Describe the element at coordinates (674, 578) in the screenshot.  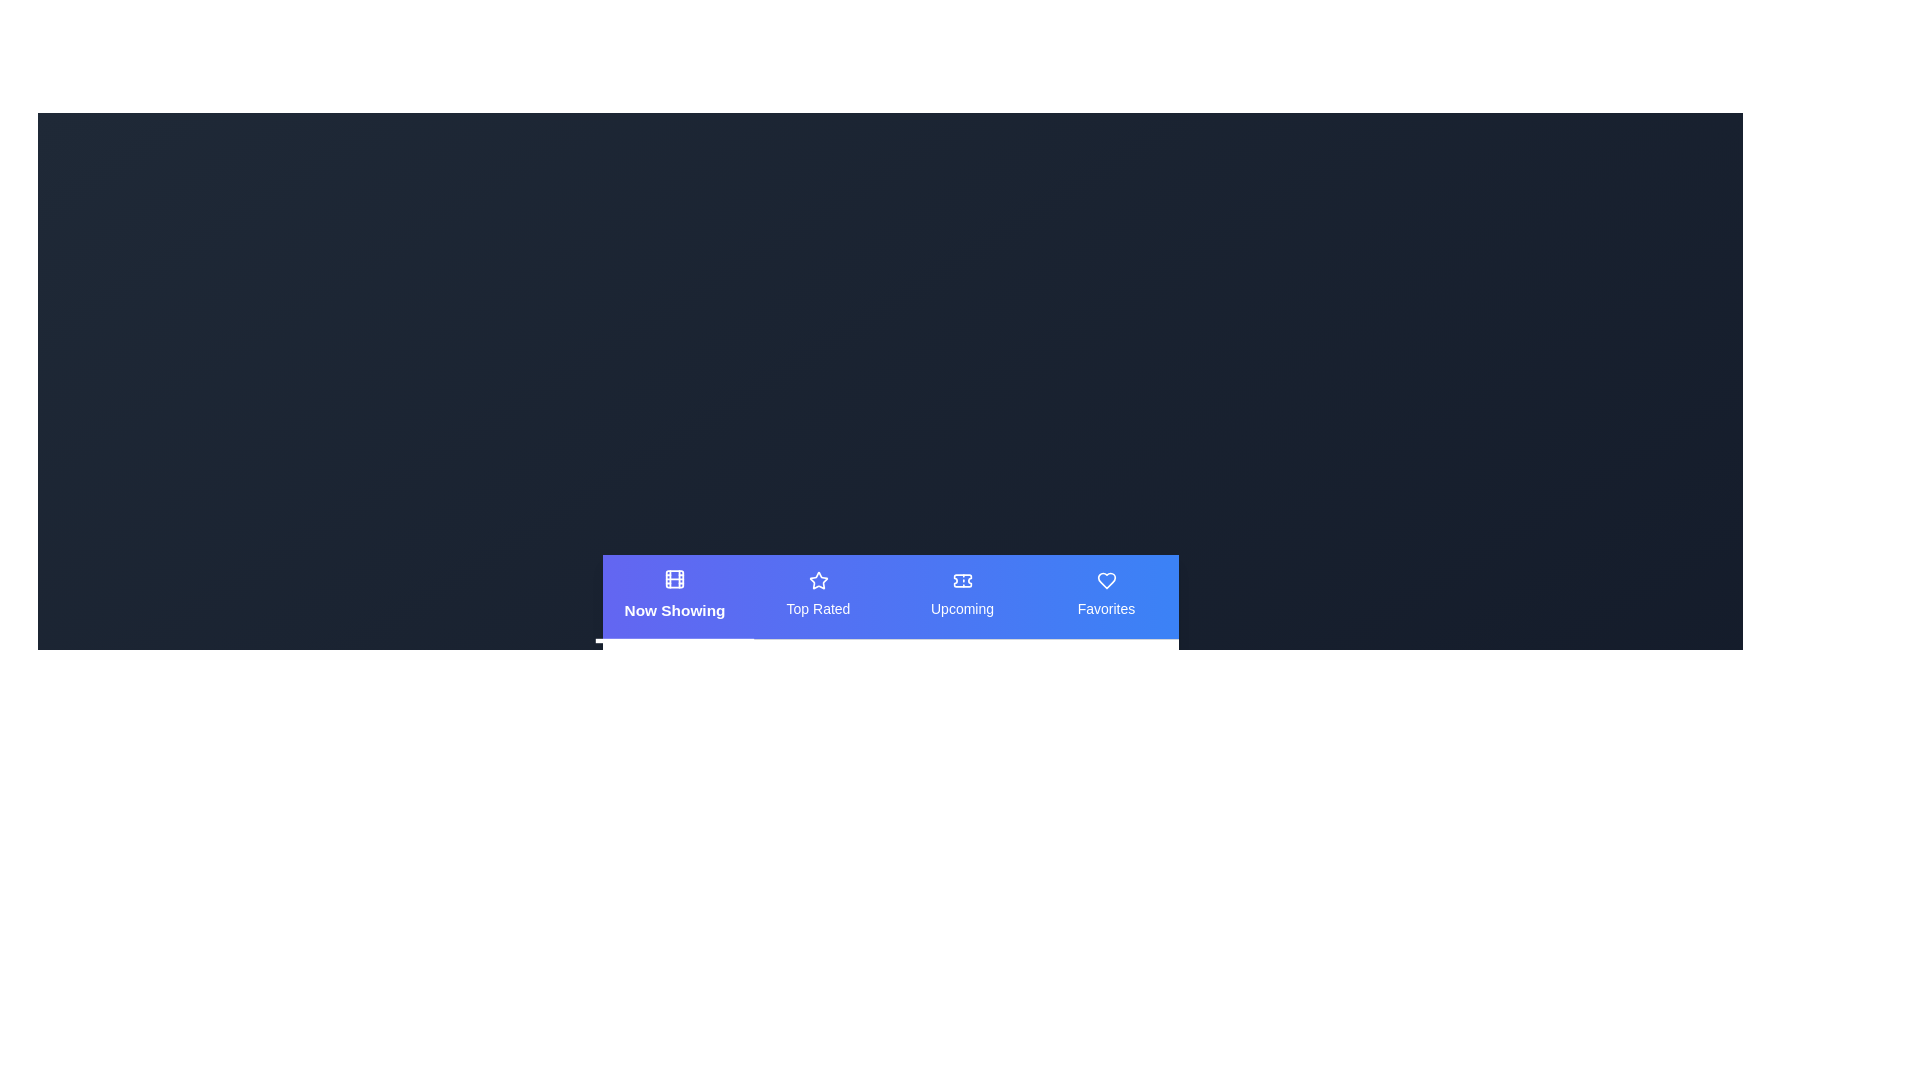
I see `the SVG rectangular shape with rounded corners that is part of a film reel icon, centrally located within its group above the 'Now Showing' text in the bottom navigation bar` at that location.